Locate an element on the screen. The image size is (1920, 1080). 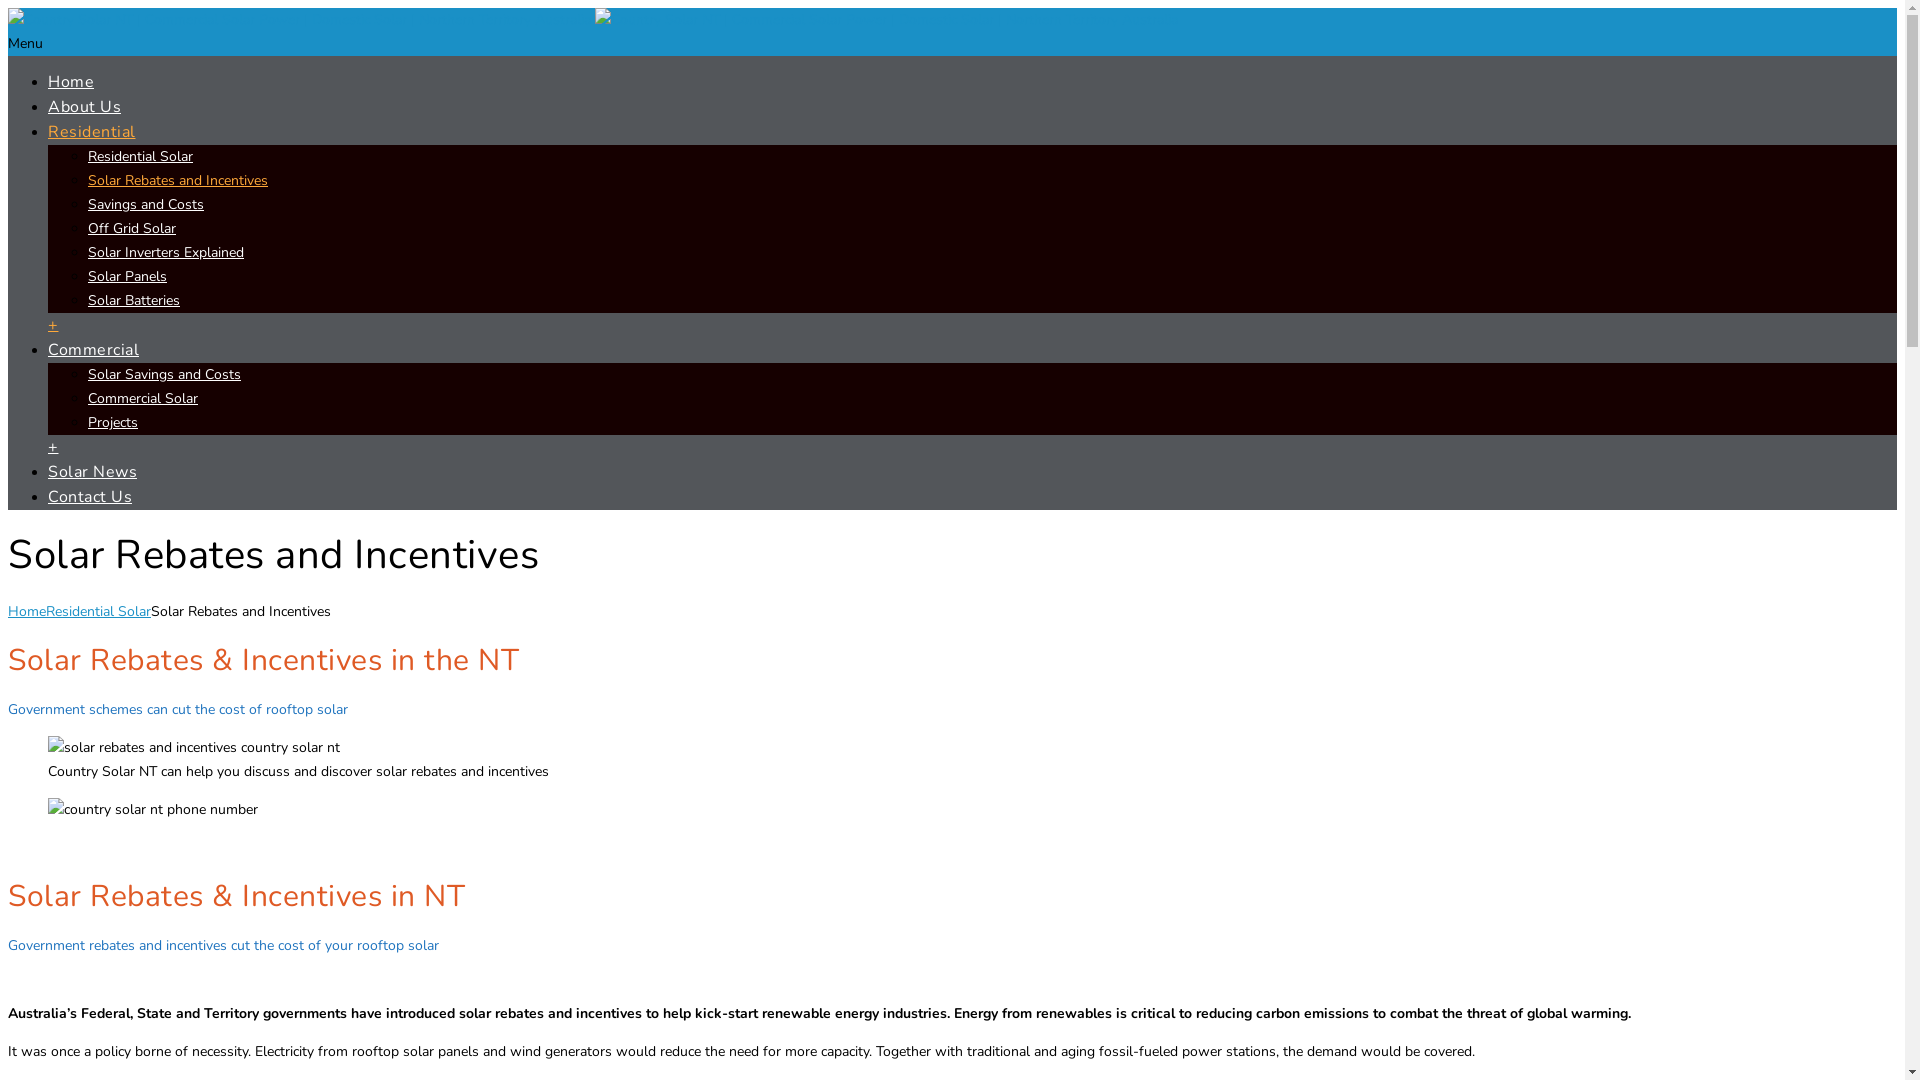
'Commercial Solar' is located at coordinates (86, 398).